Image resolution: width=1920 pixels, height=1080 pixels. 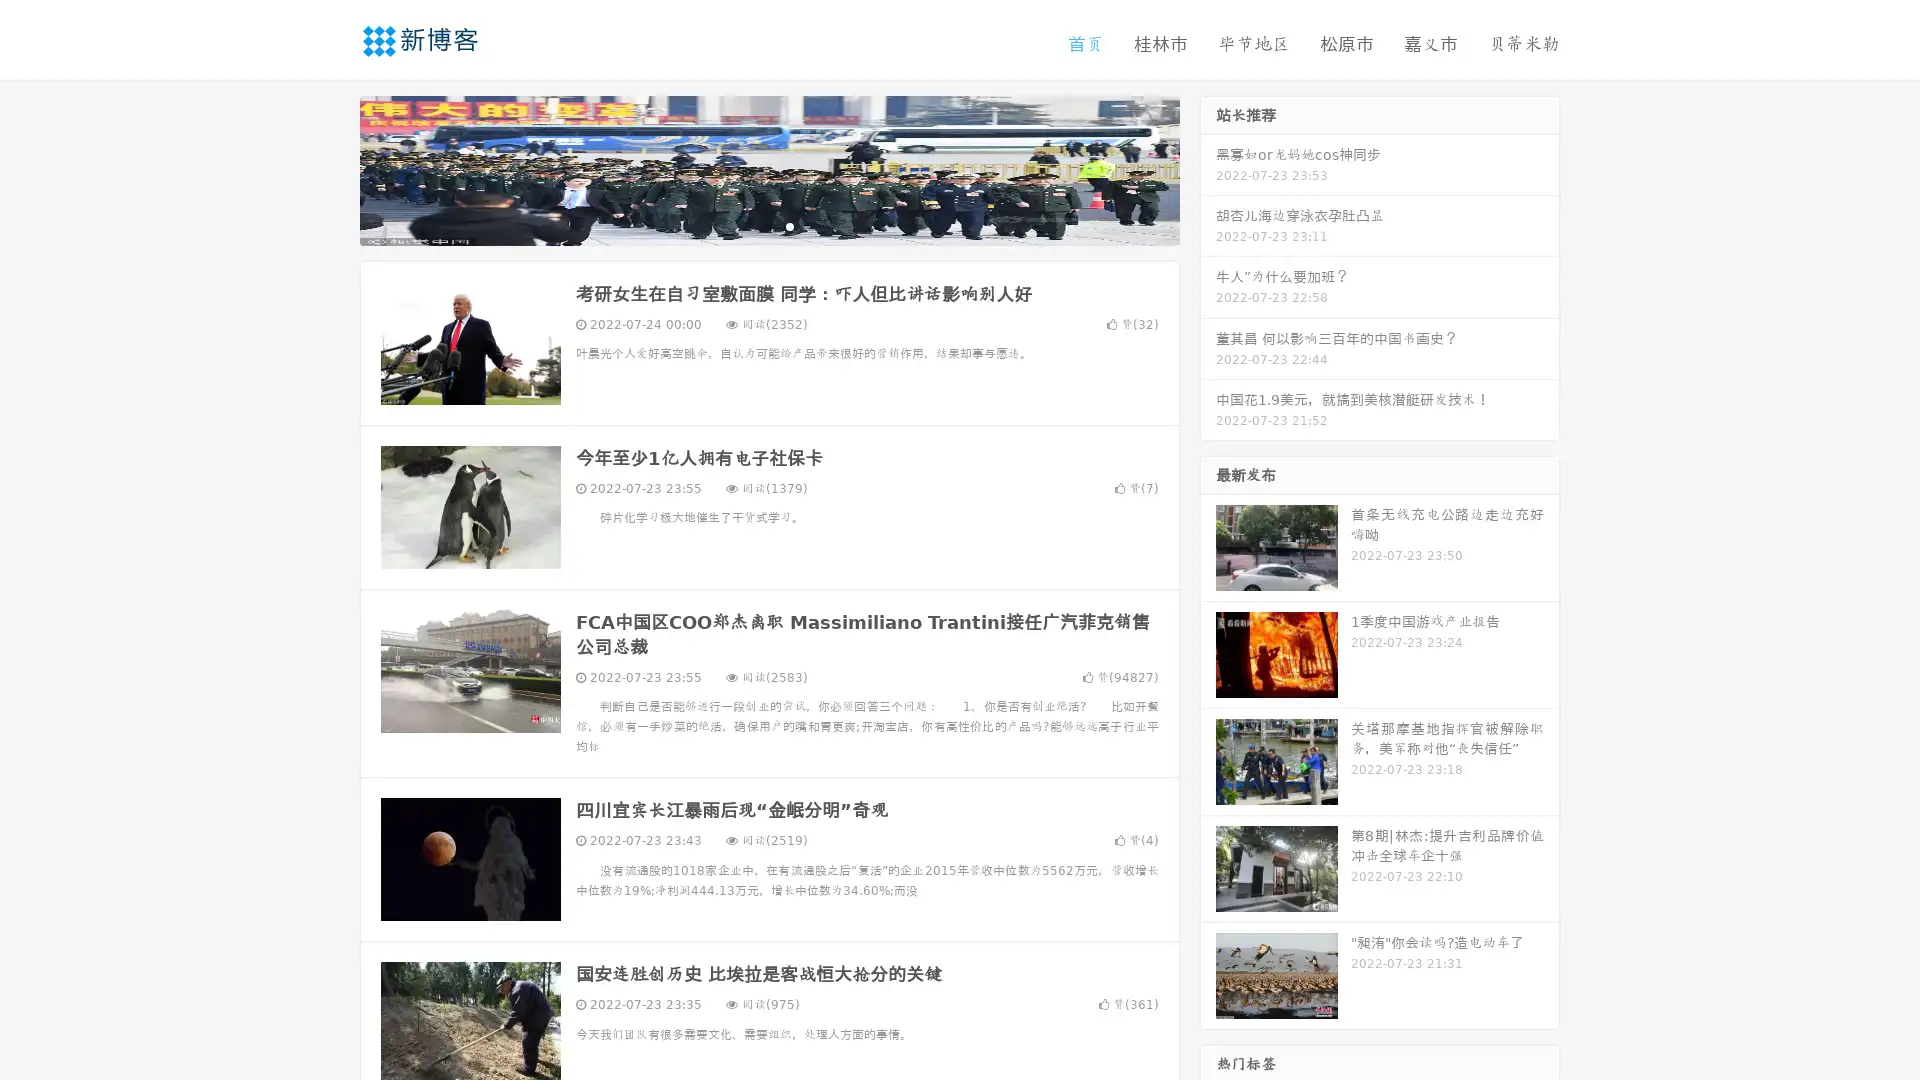 I want to click on Next slide, so click(x=1208, y=168).